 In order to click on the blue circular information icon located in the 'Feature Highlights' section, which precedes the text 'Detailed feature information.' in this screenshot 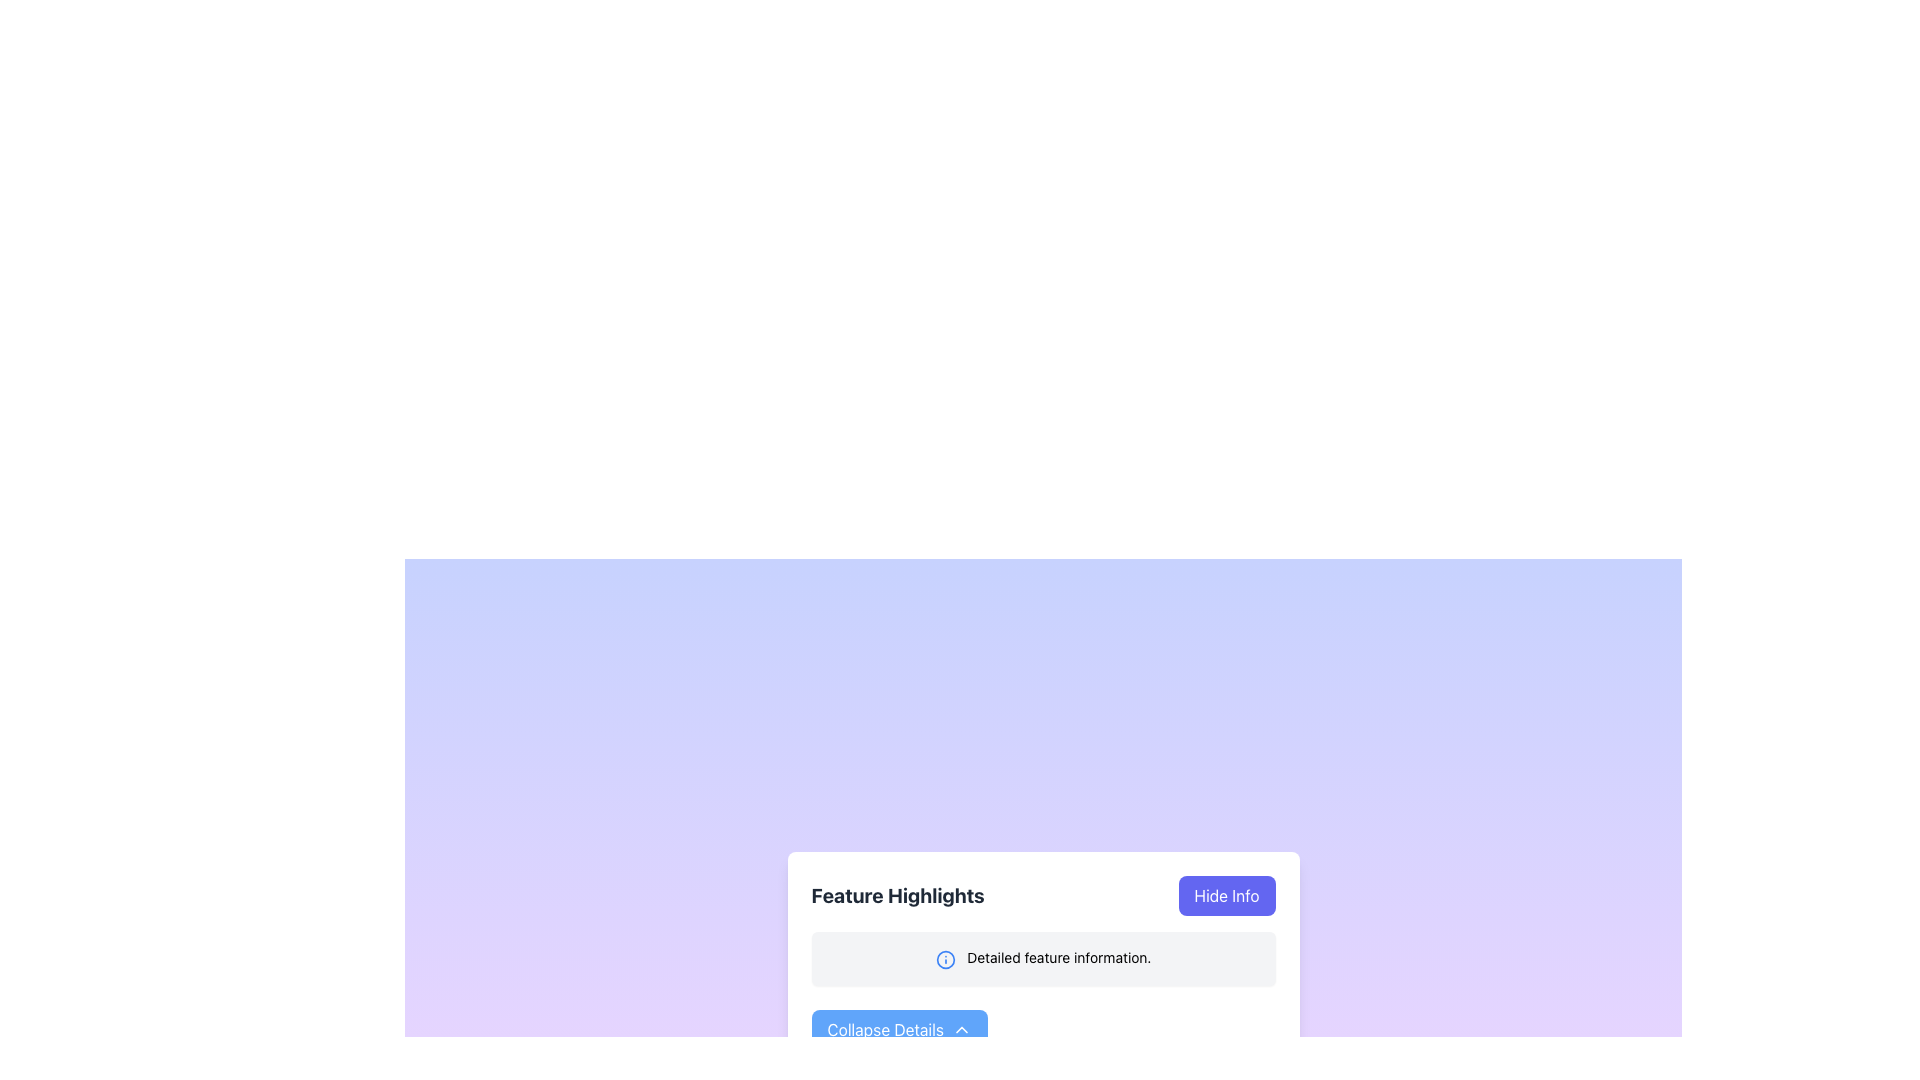, I will do `click(944, 958)`.